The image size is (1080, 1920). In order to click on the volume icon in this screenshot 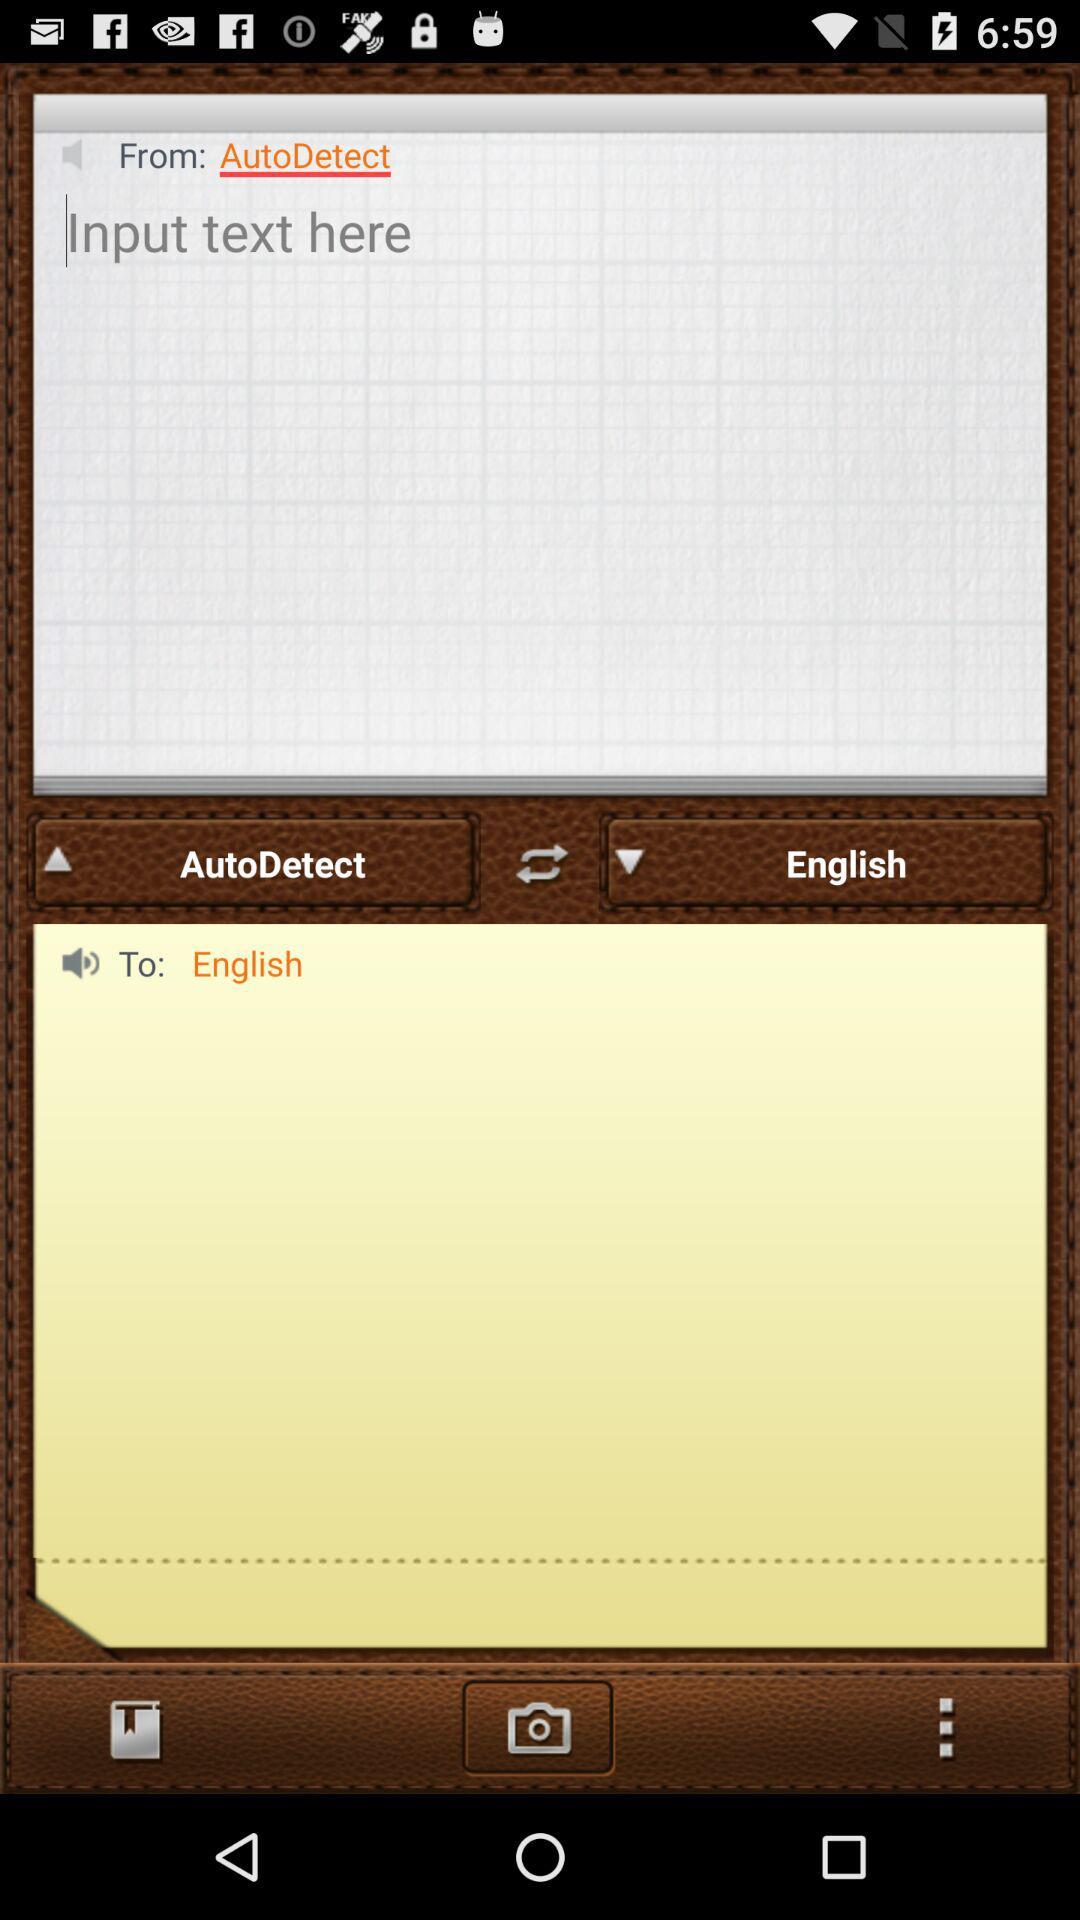, I will do `click(73, 165)`.